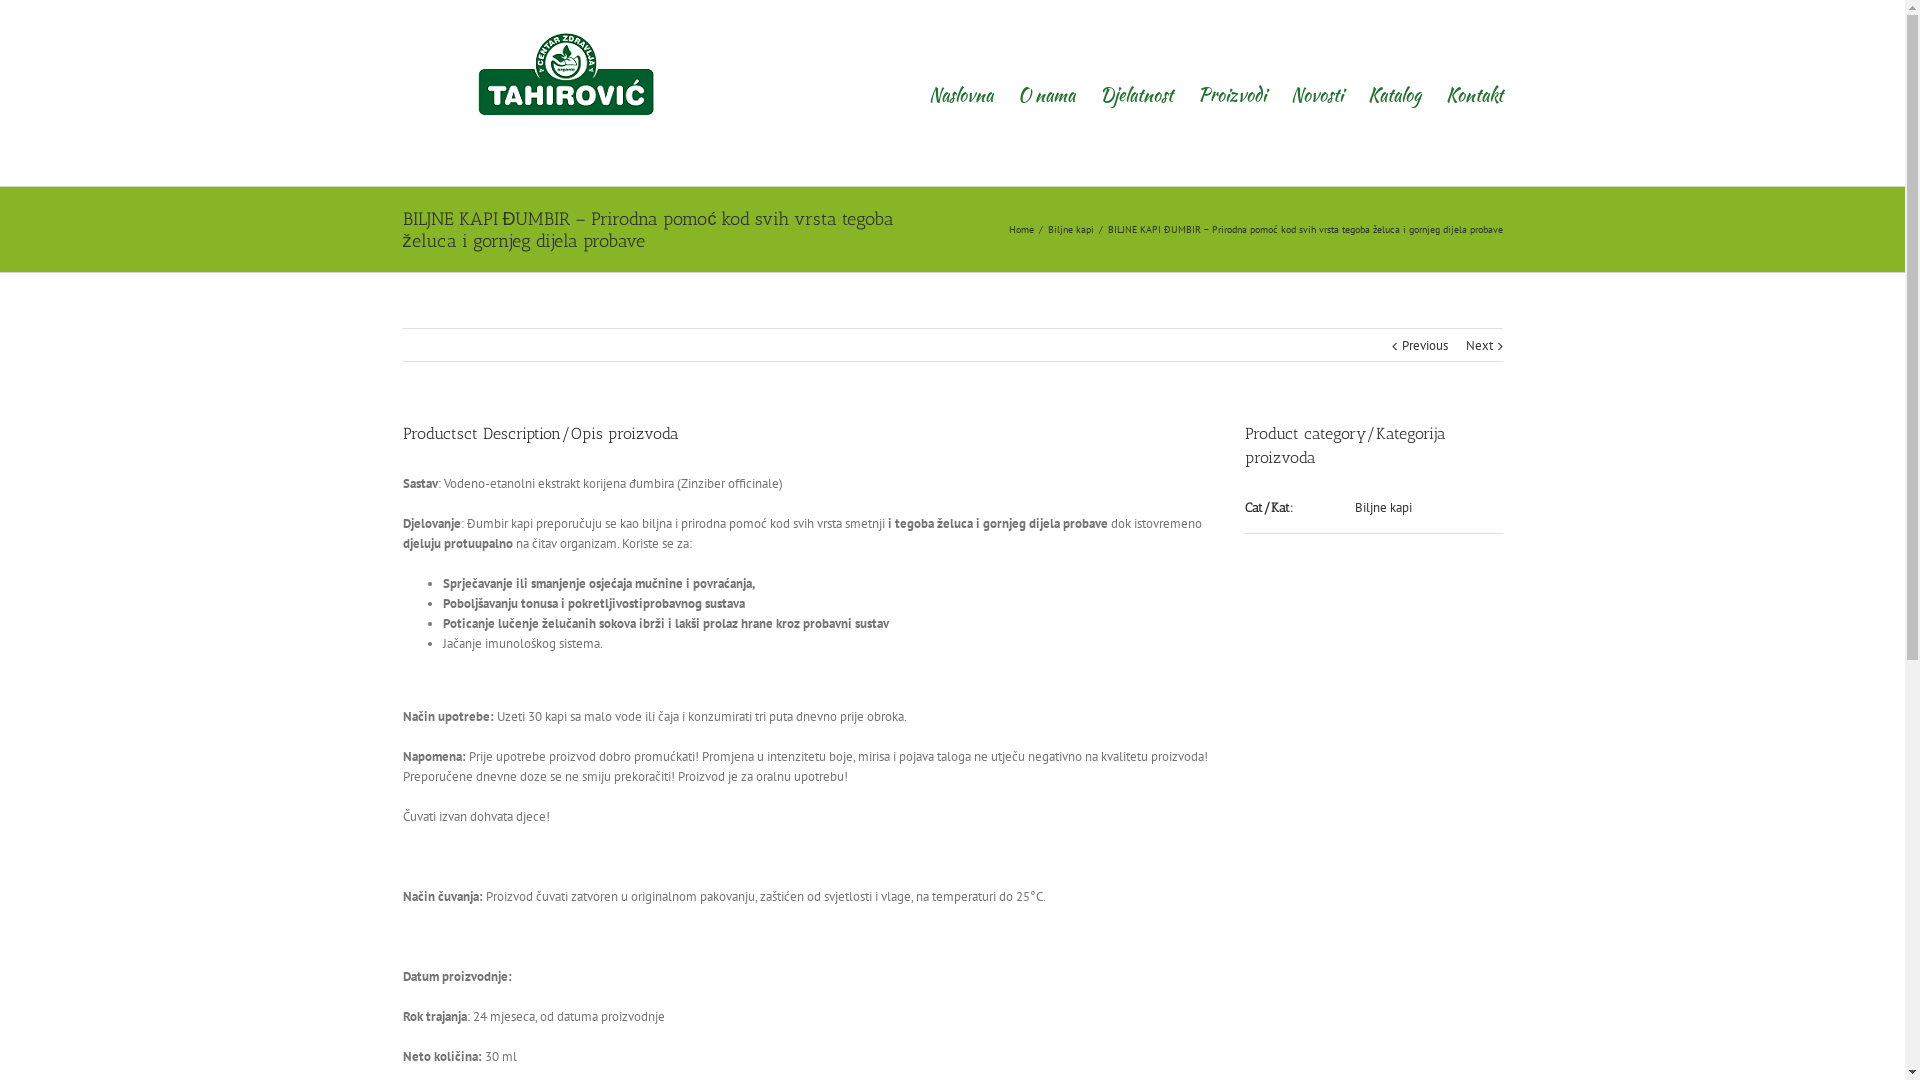  I want to click on 'O nama', so click(1045, 92).